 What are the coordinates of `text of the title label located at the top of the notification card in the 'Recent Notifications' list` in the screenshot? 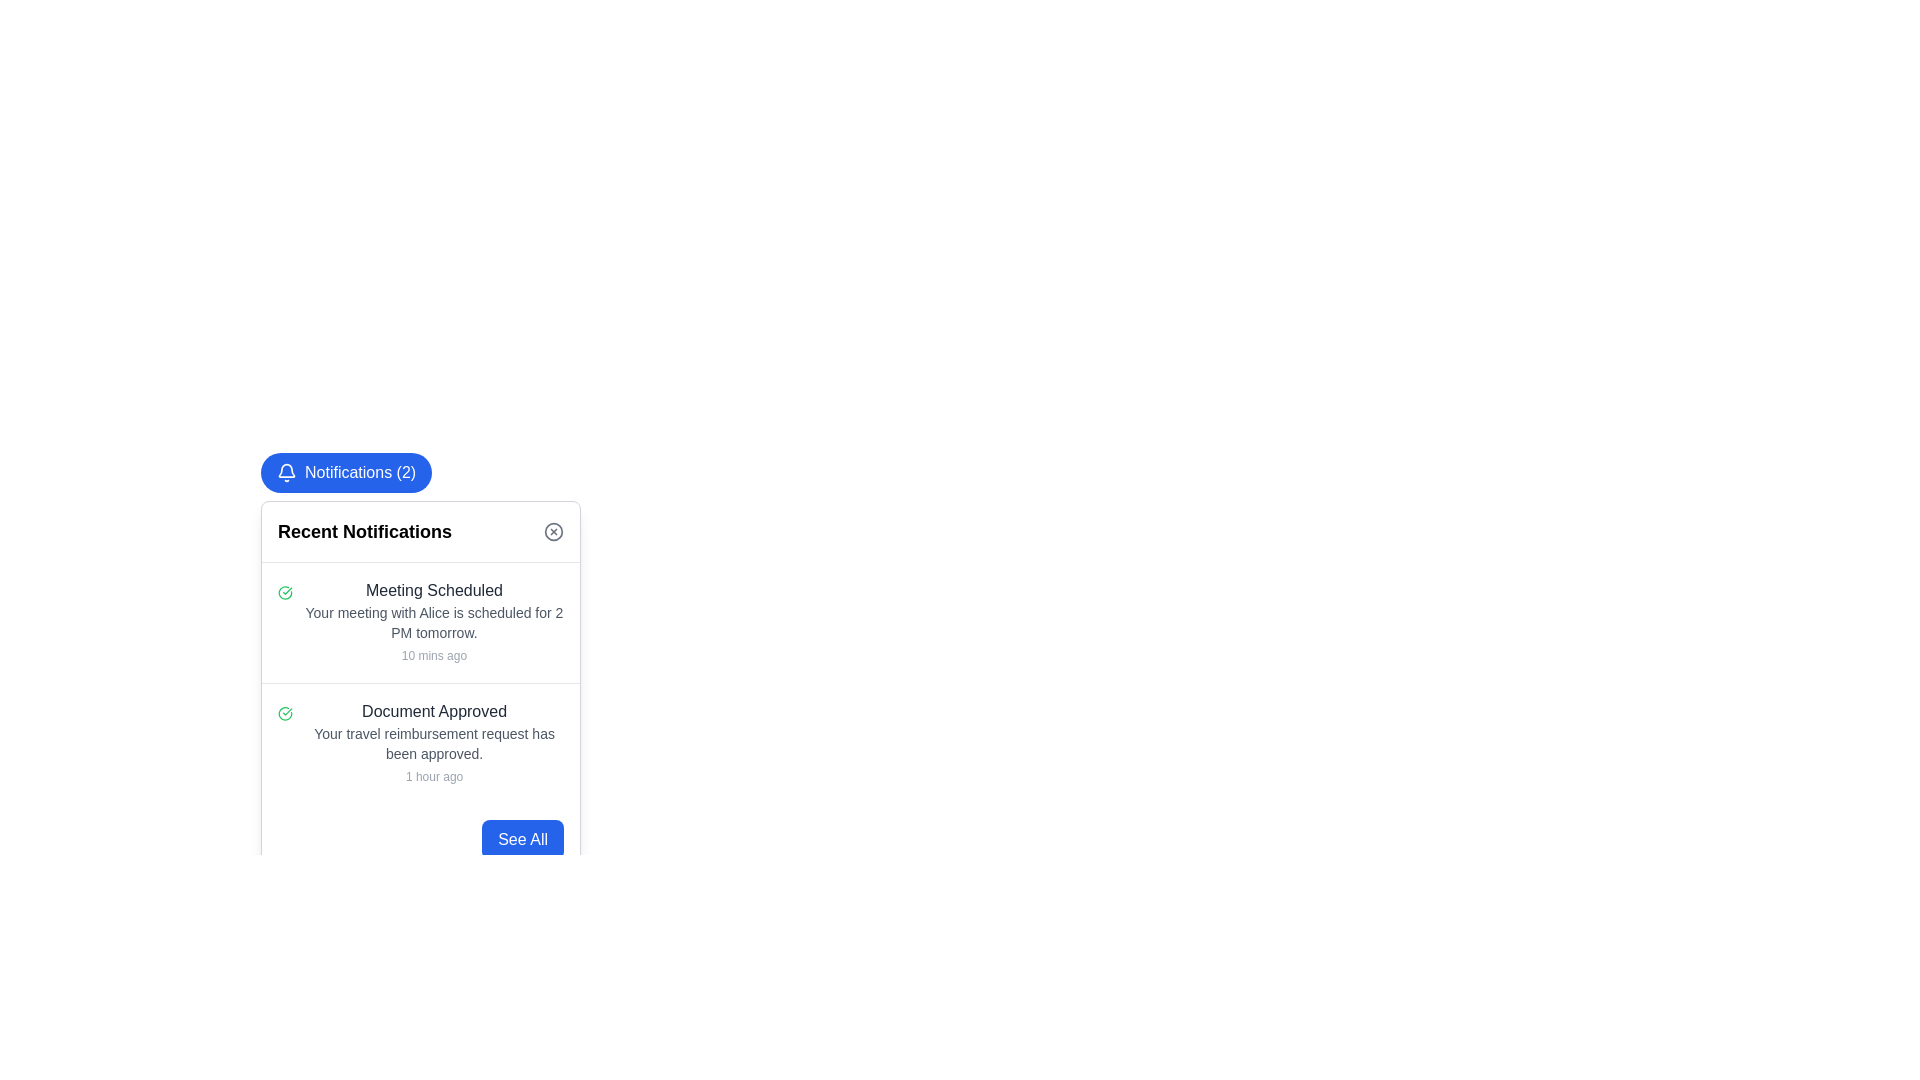 It's located at (433, 589).